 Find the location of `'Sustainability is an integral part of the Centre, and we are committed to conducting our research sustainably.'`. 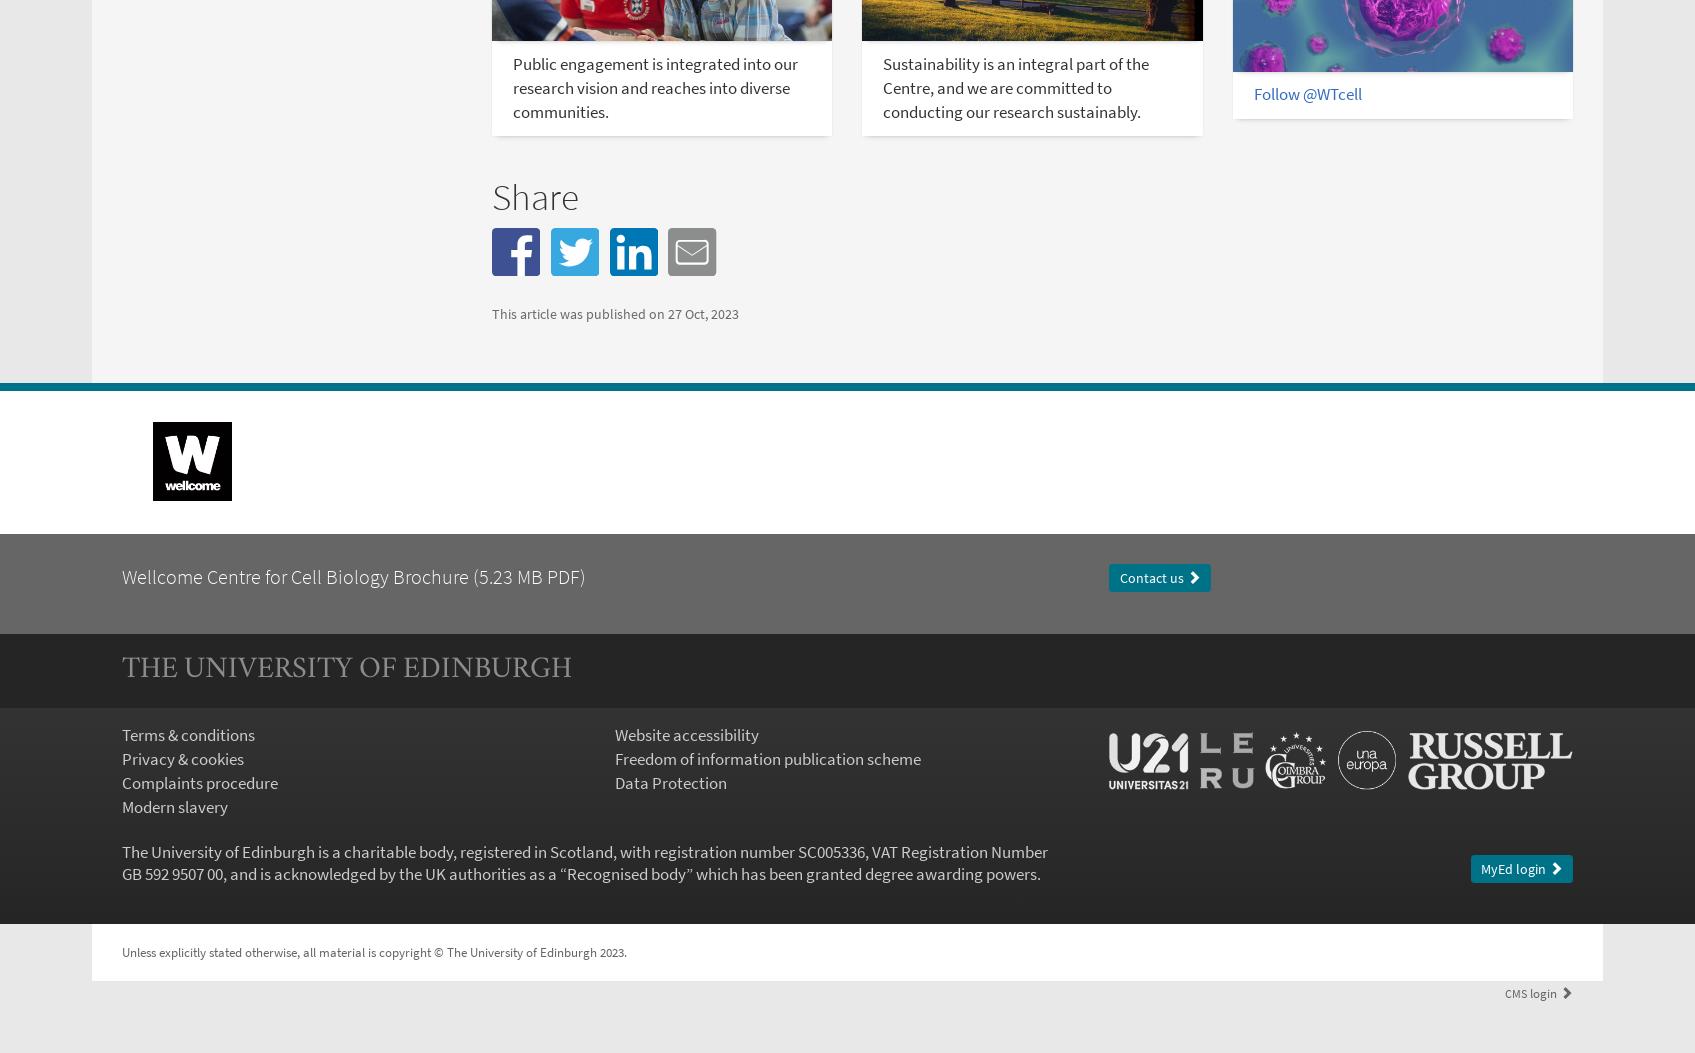

'Sustainability is an integral part of the Centre, and we are committed to conducting our research sustainably.' is located at coordinates (1014, 85).